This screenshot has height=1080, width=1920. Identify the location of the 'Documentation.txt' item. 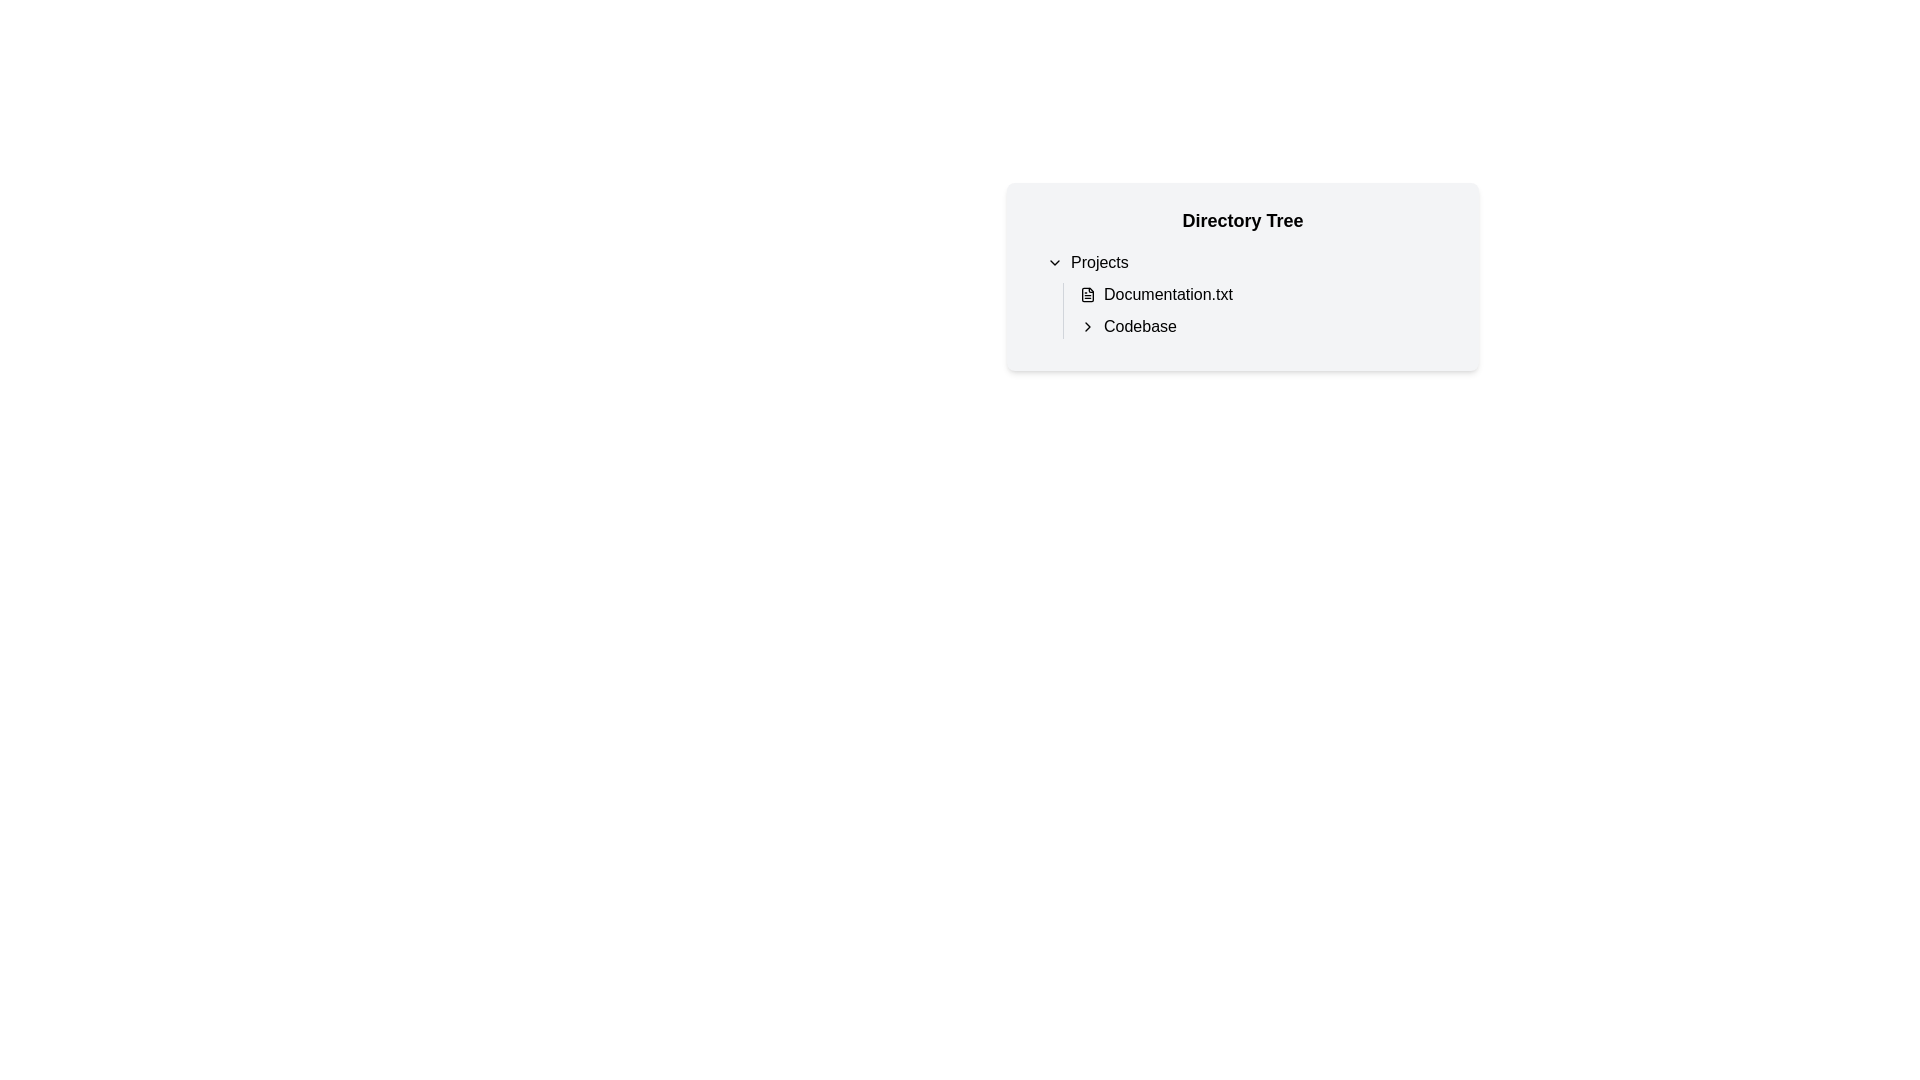
(1257, 311).